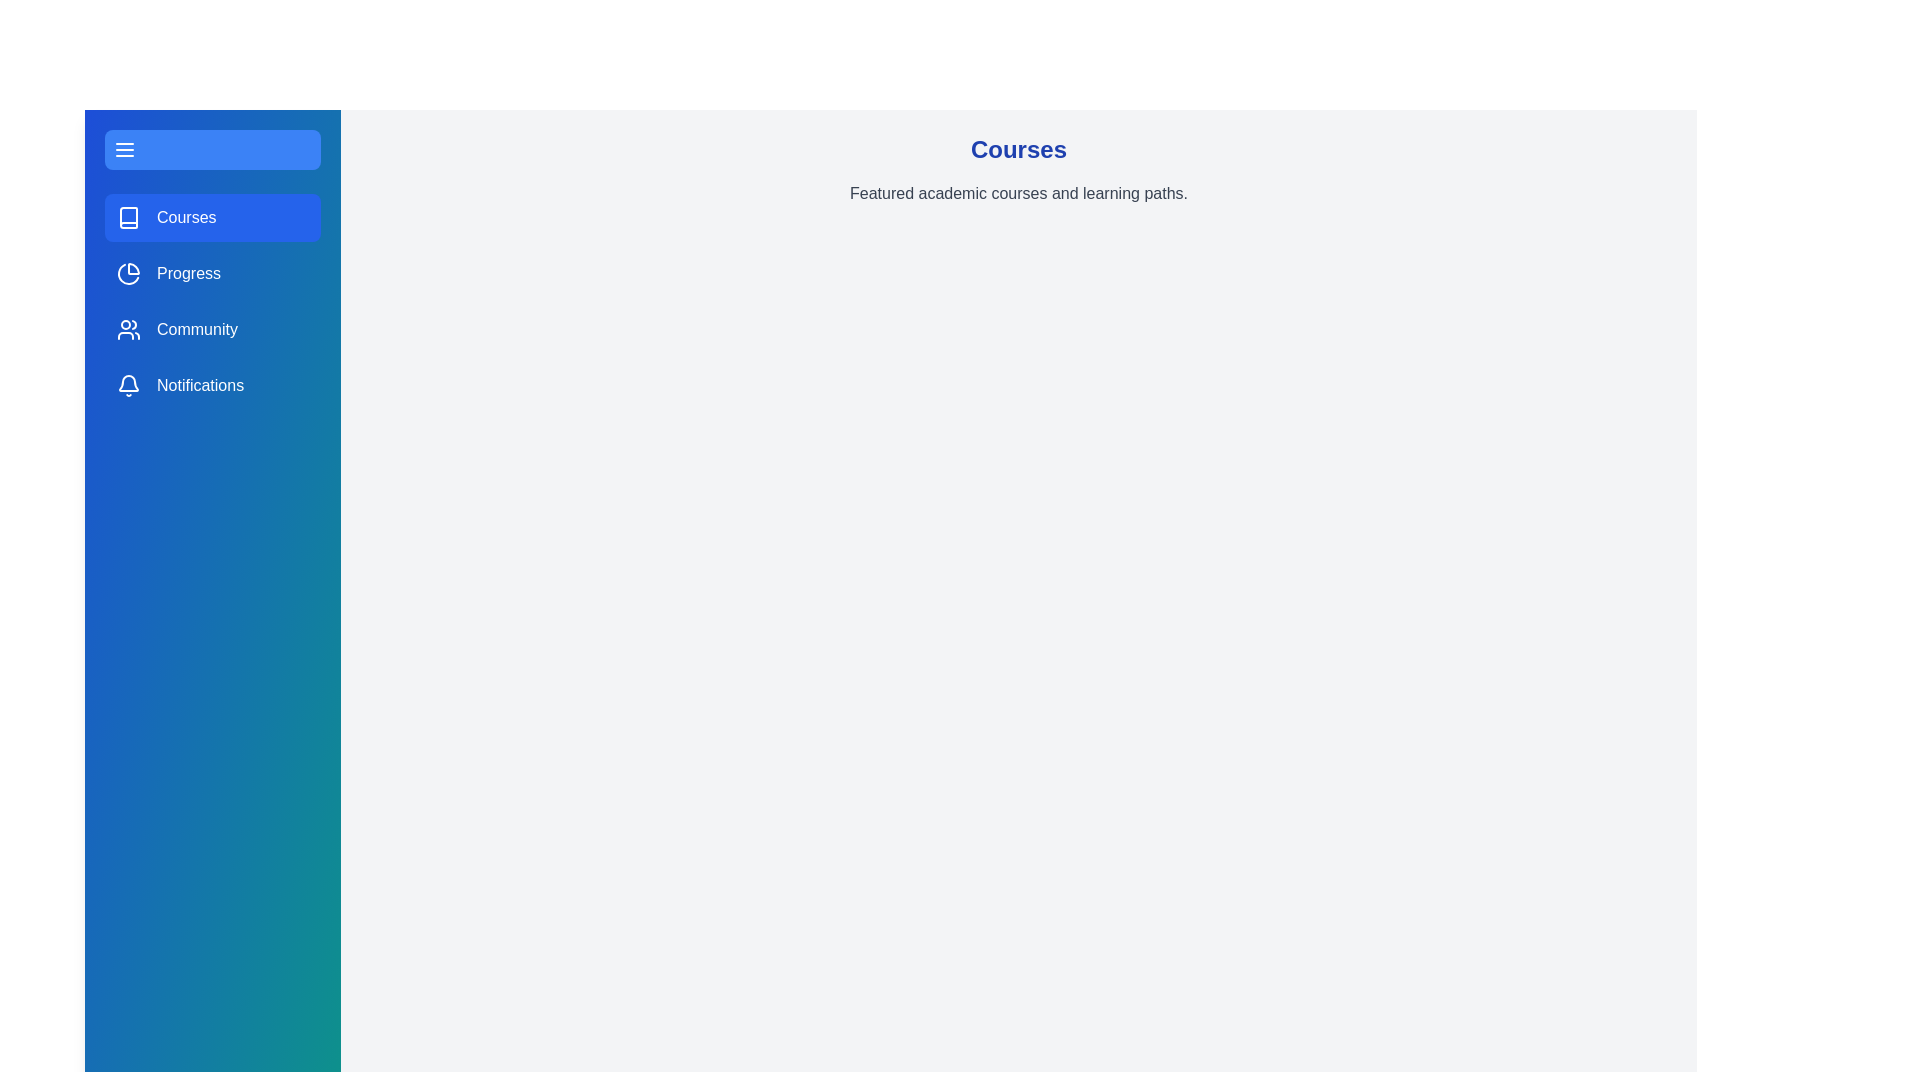 Image resolution: width=1920 pixels, height=1080 pixels. What do you see at coordinates (212, 218) in the screenshot?
I see `the sidebar section Courses by clicking on its corresponding area` at bounding box center [212, 218].